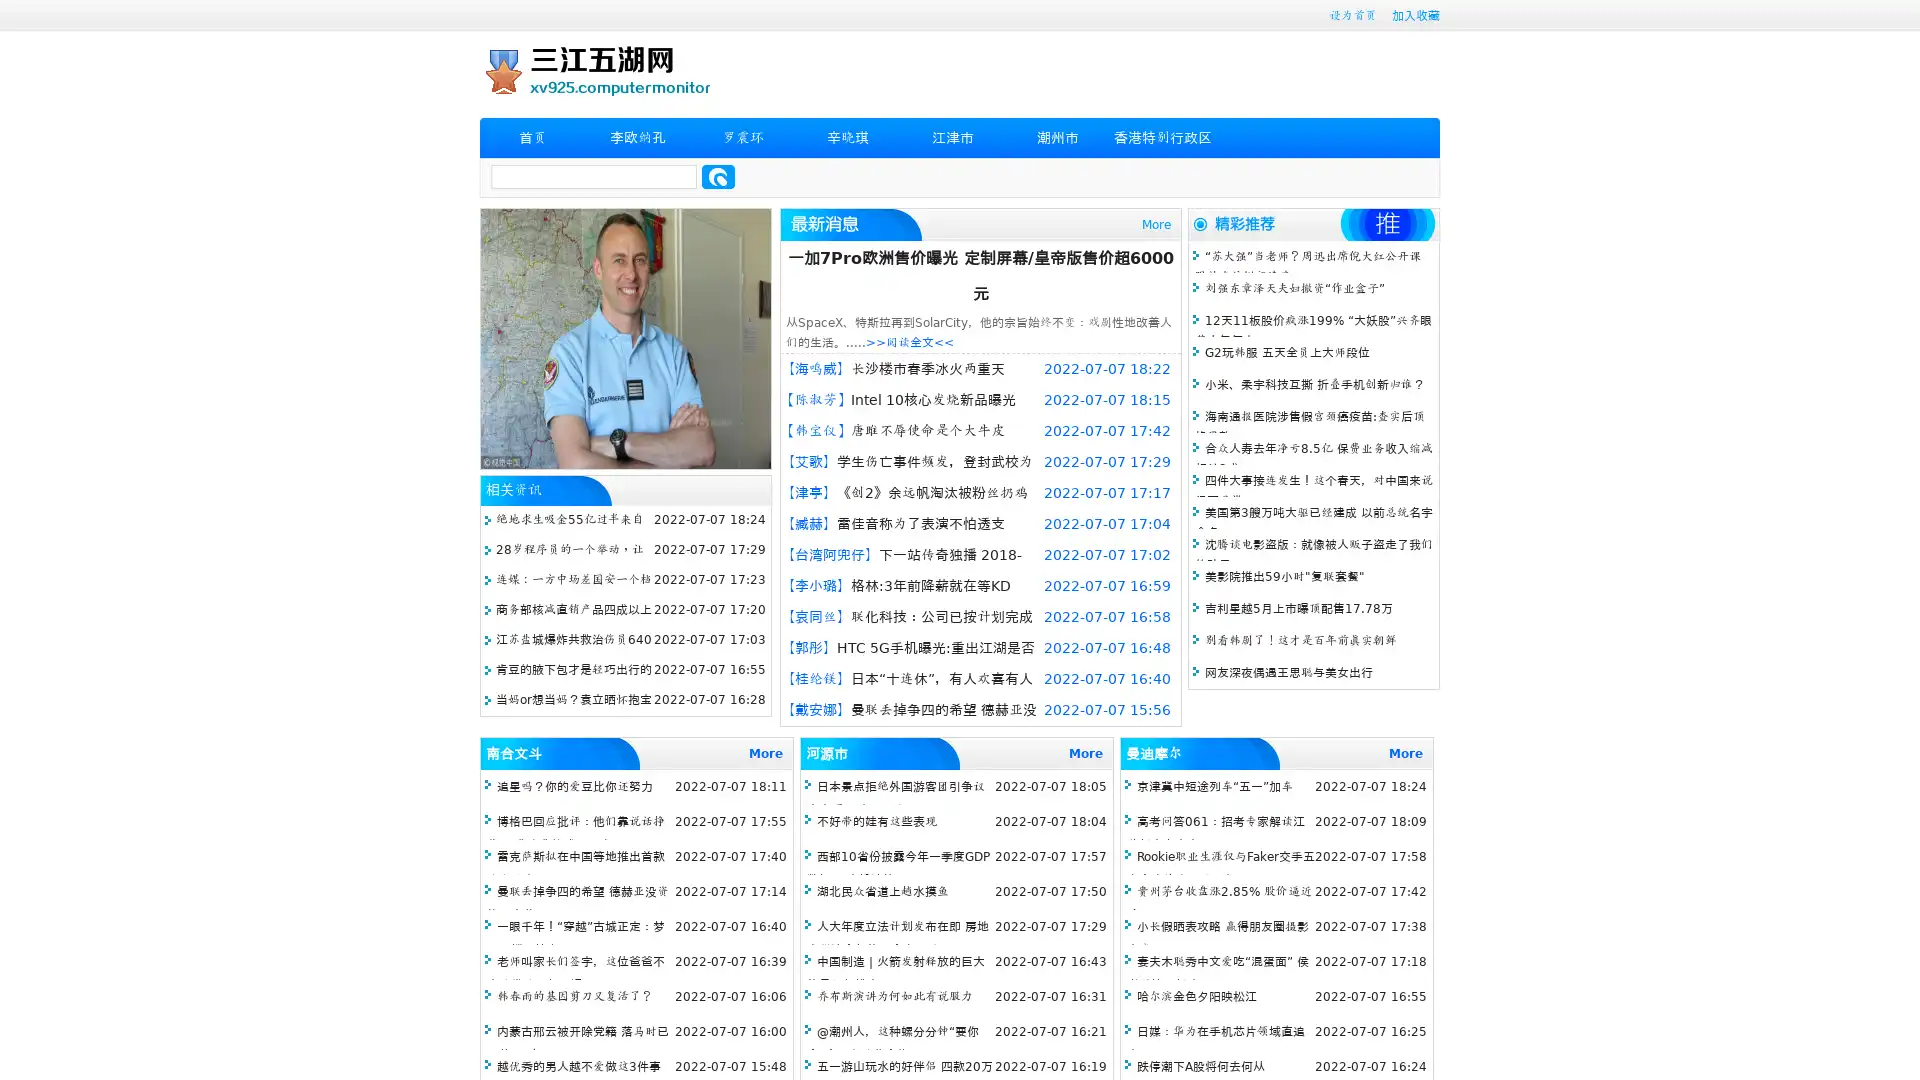 This screenshot has width=1920, height=1080. Describe the element at coordinates (718, 176) in the screenshot. I see `Search` at that location.